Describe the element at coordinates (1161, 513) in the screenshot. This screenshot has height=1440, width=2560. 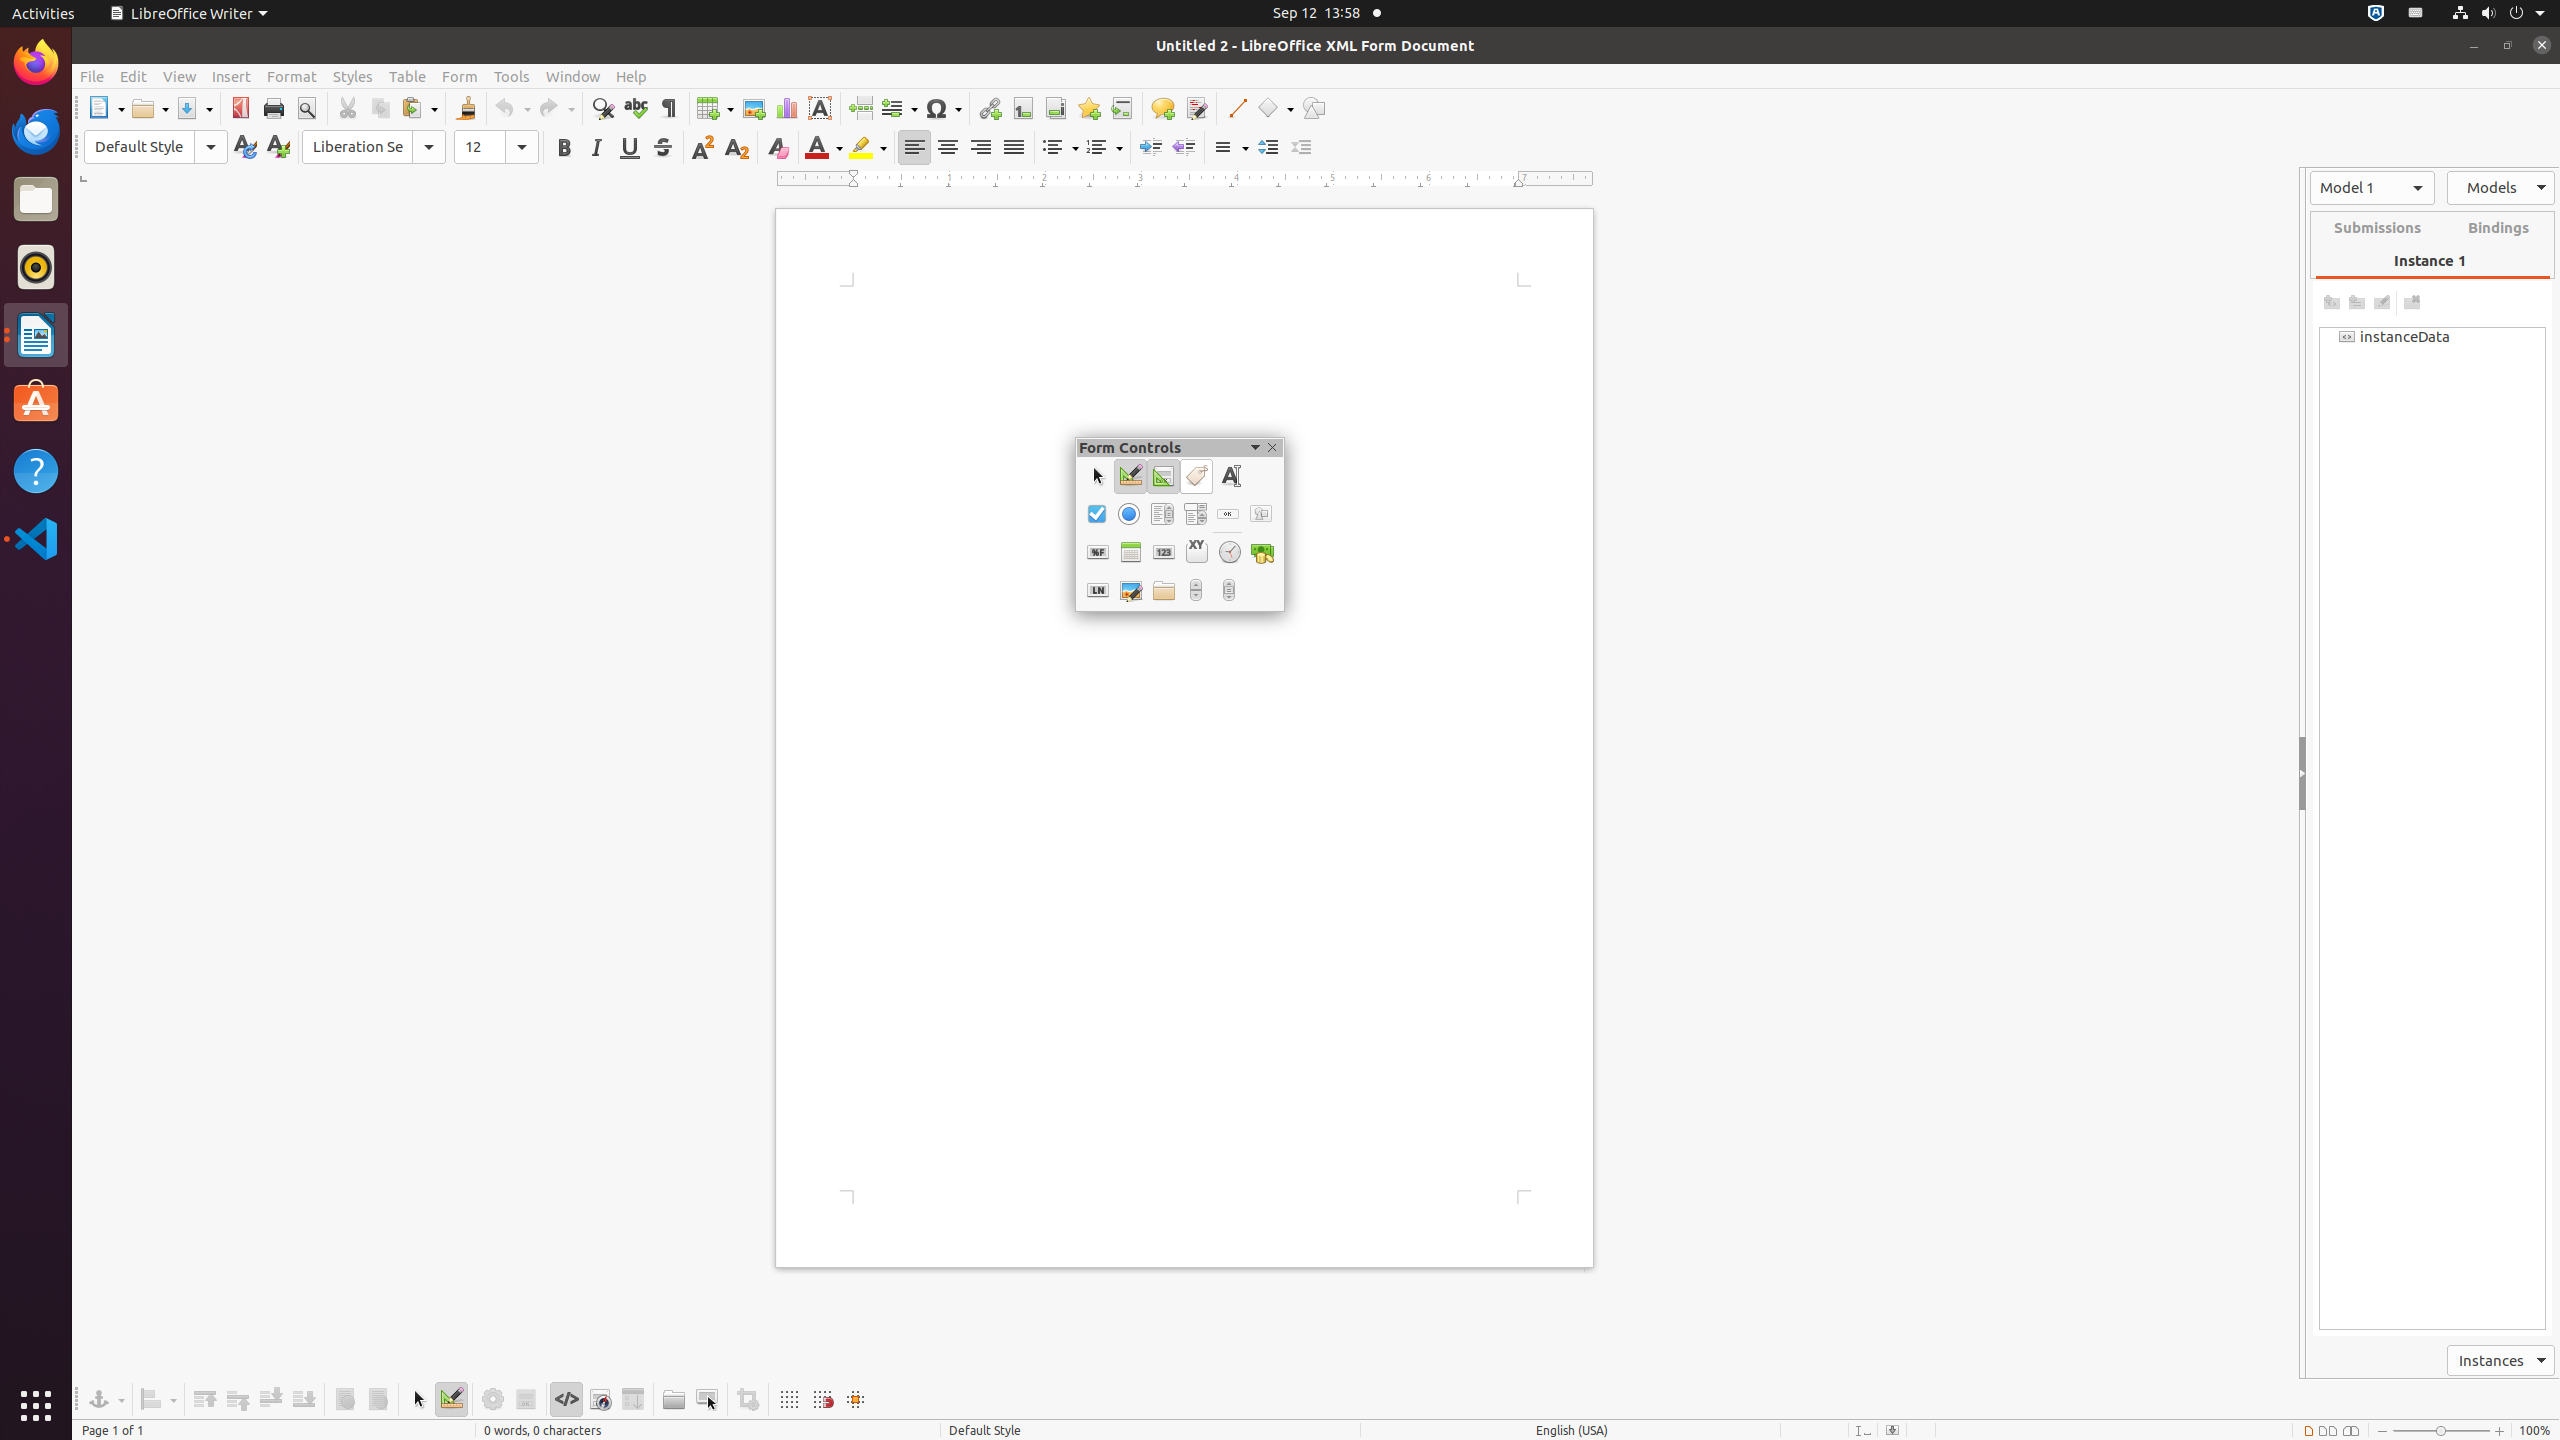
I see `'List Box'` at that location.